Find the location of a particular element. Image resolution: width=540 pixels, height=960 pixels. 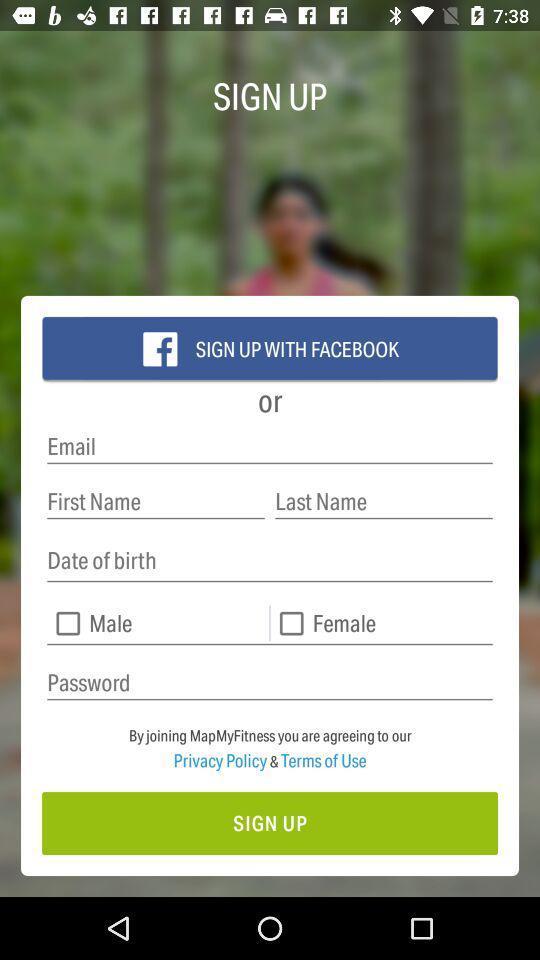

last name is located at coordinates (383, 500).